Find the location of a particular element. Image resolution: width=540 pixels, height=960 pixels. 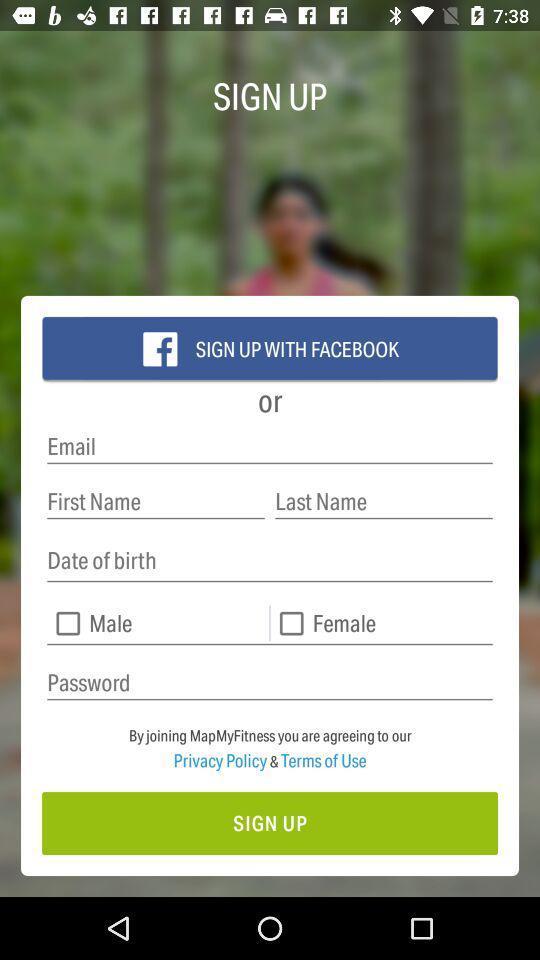

last name is located at coordinates (383, 500).